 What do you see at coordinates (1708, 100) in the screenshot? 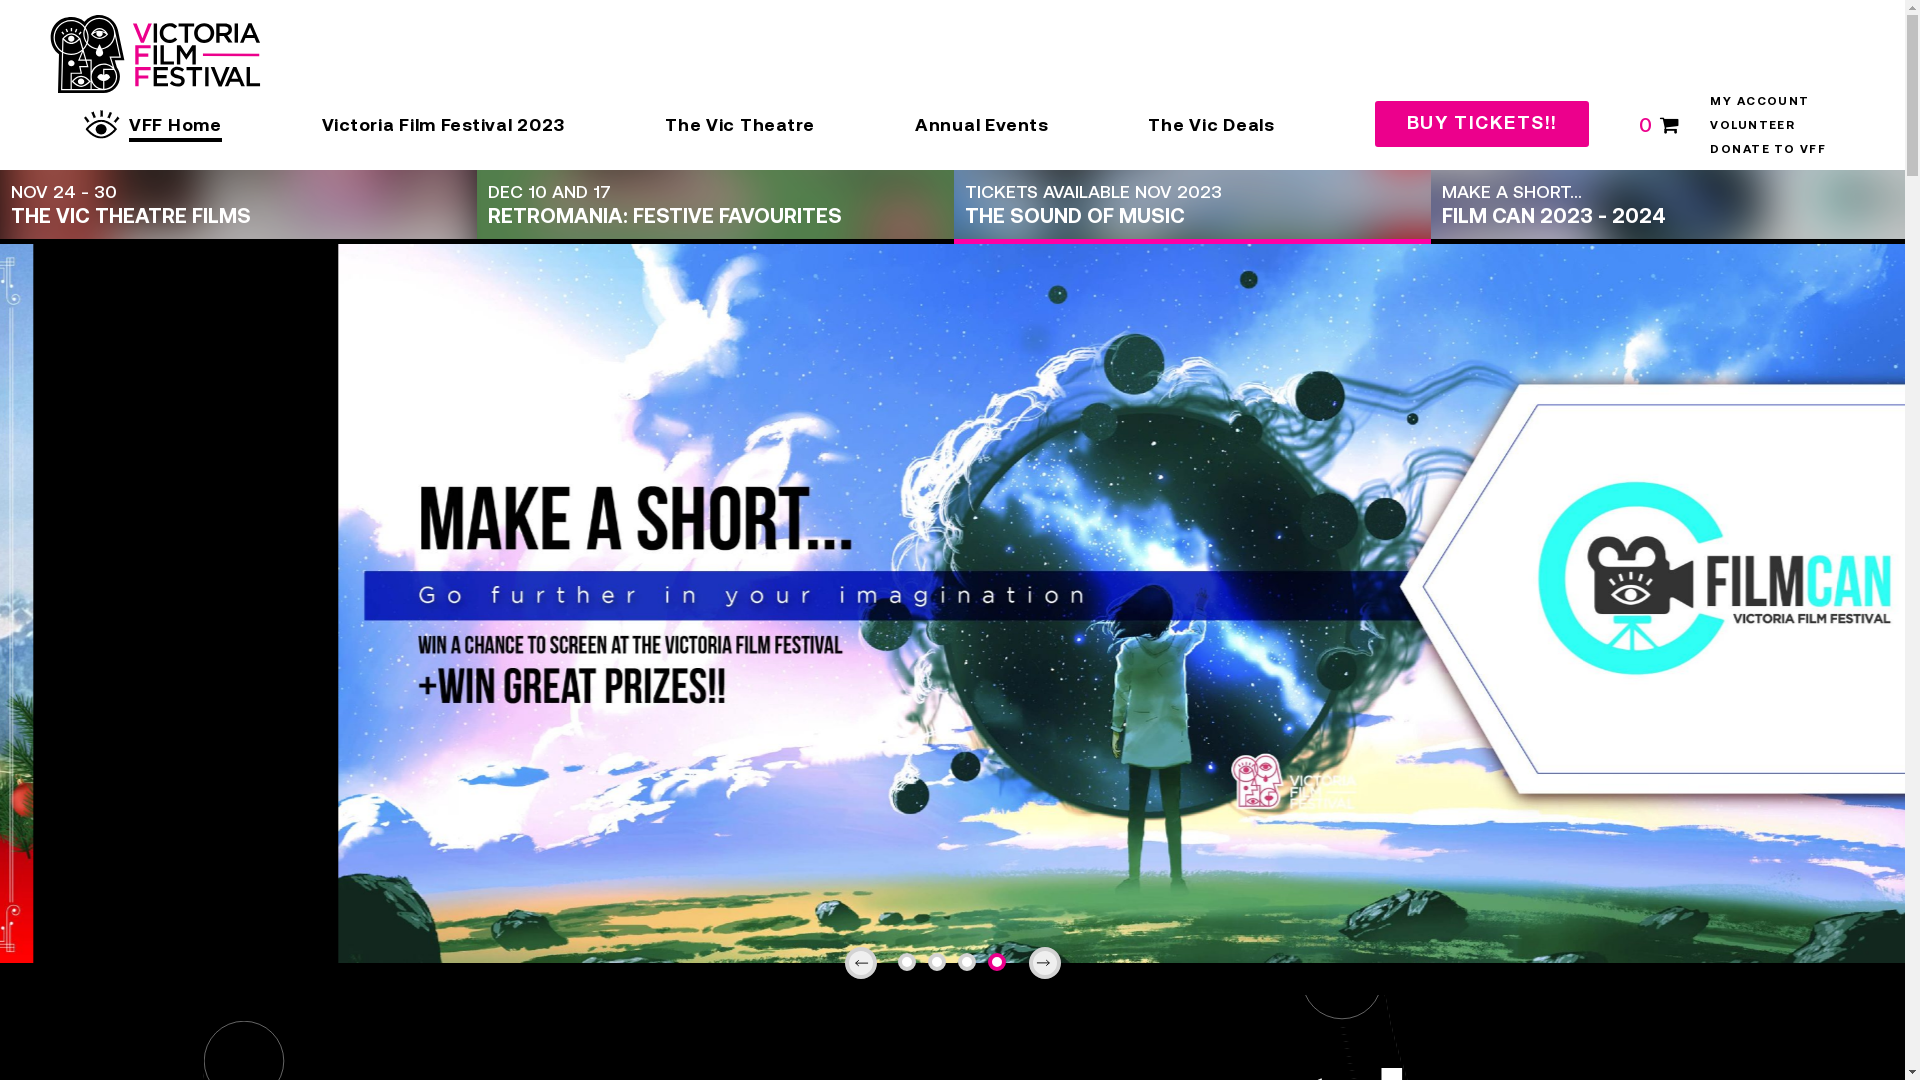
I see `'MY ACCOUNT'` at bounding box center [1708, 100].